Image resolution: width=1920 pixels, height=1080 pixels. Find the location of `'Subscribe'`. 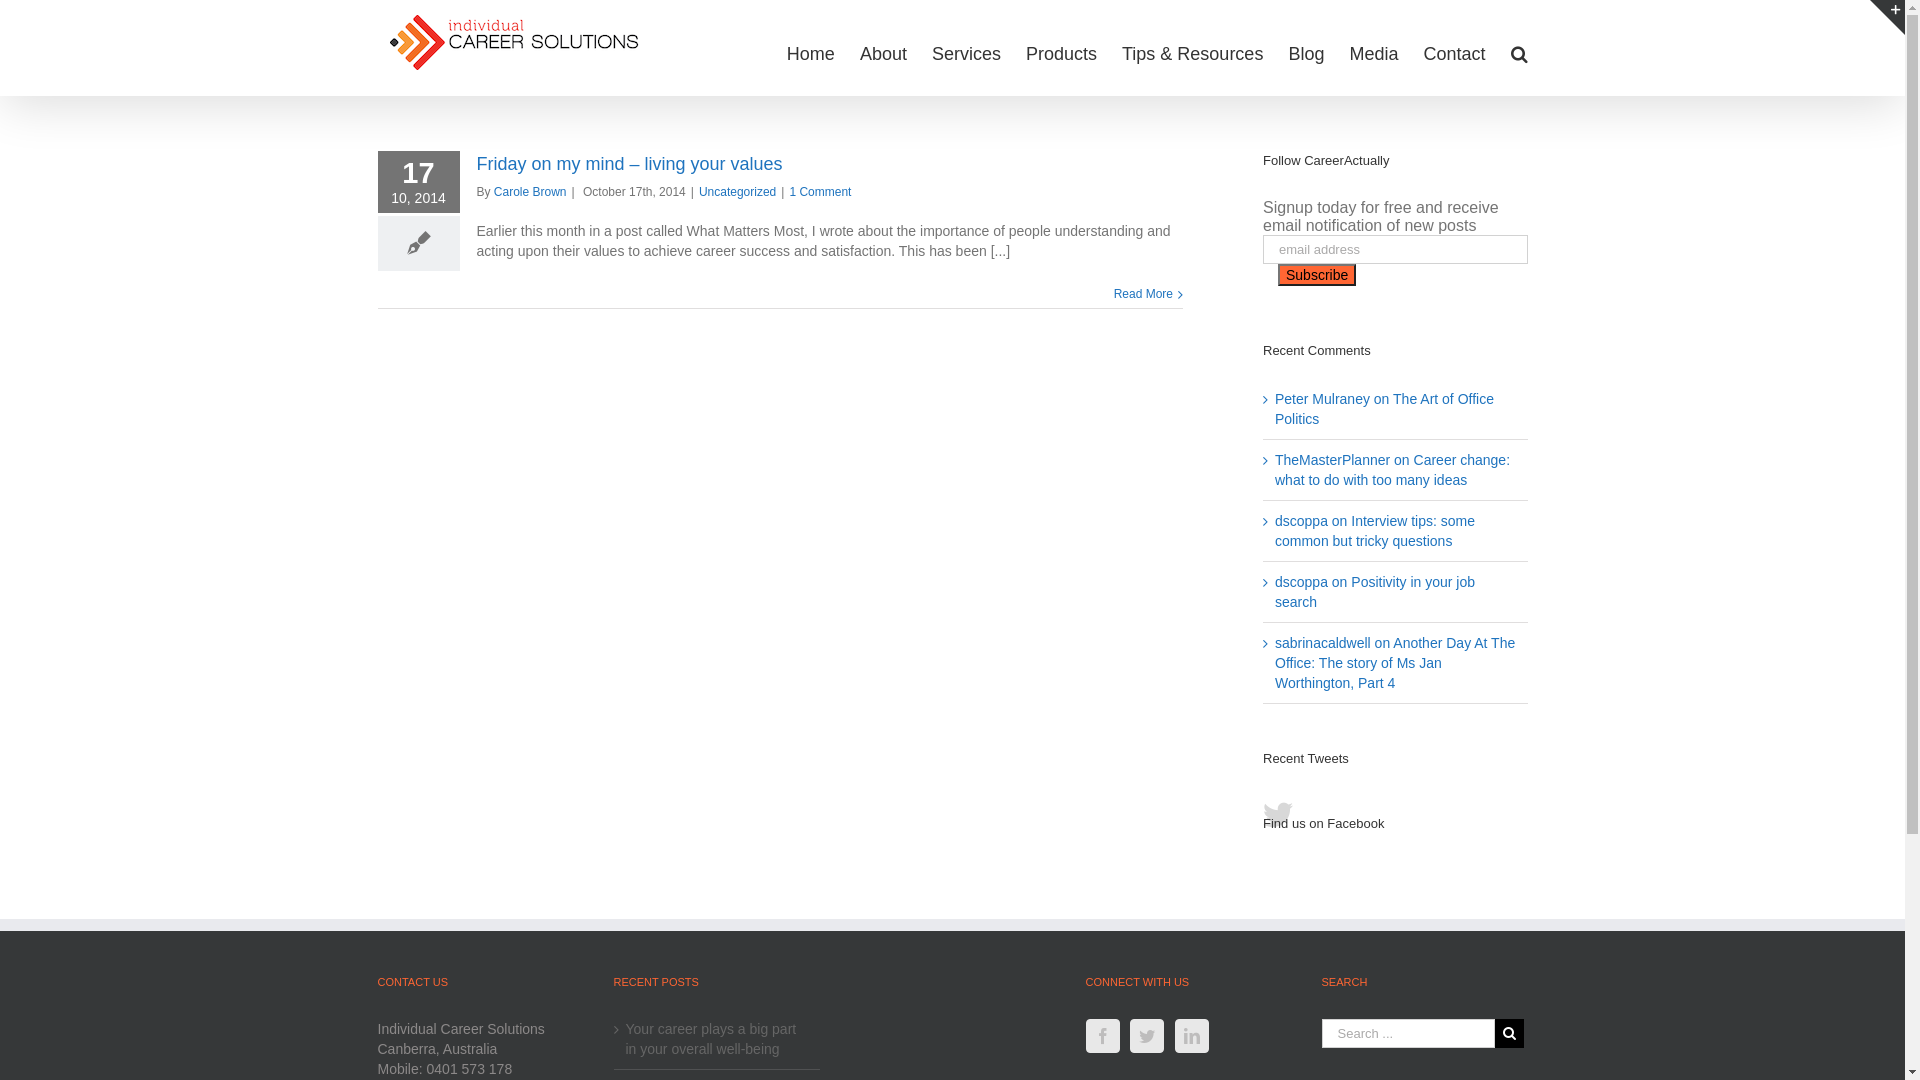

'Subscribe' is located at coordinates (1276, 274).